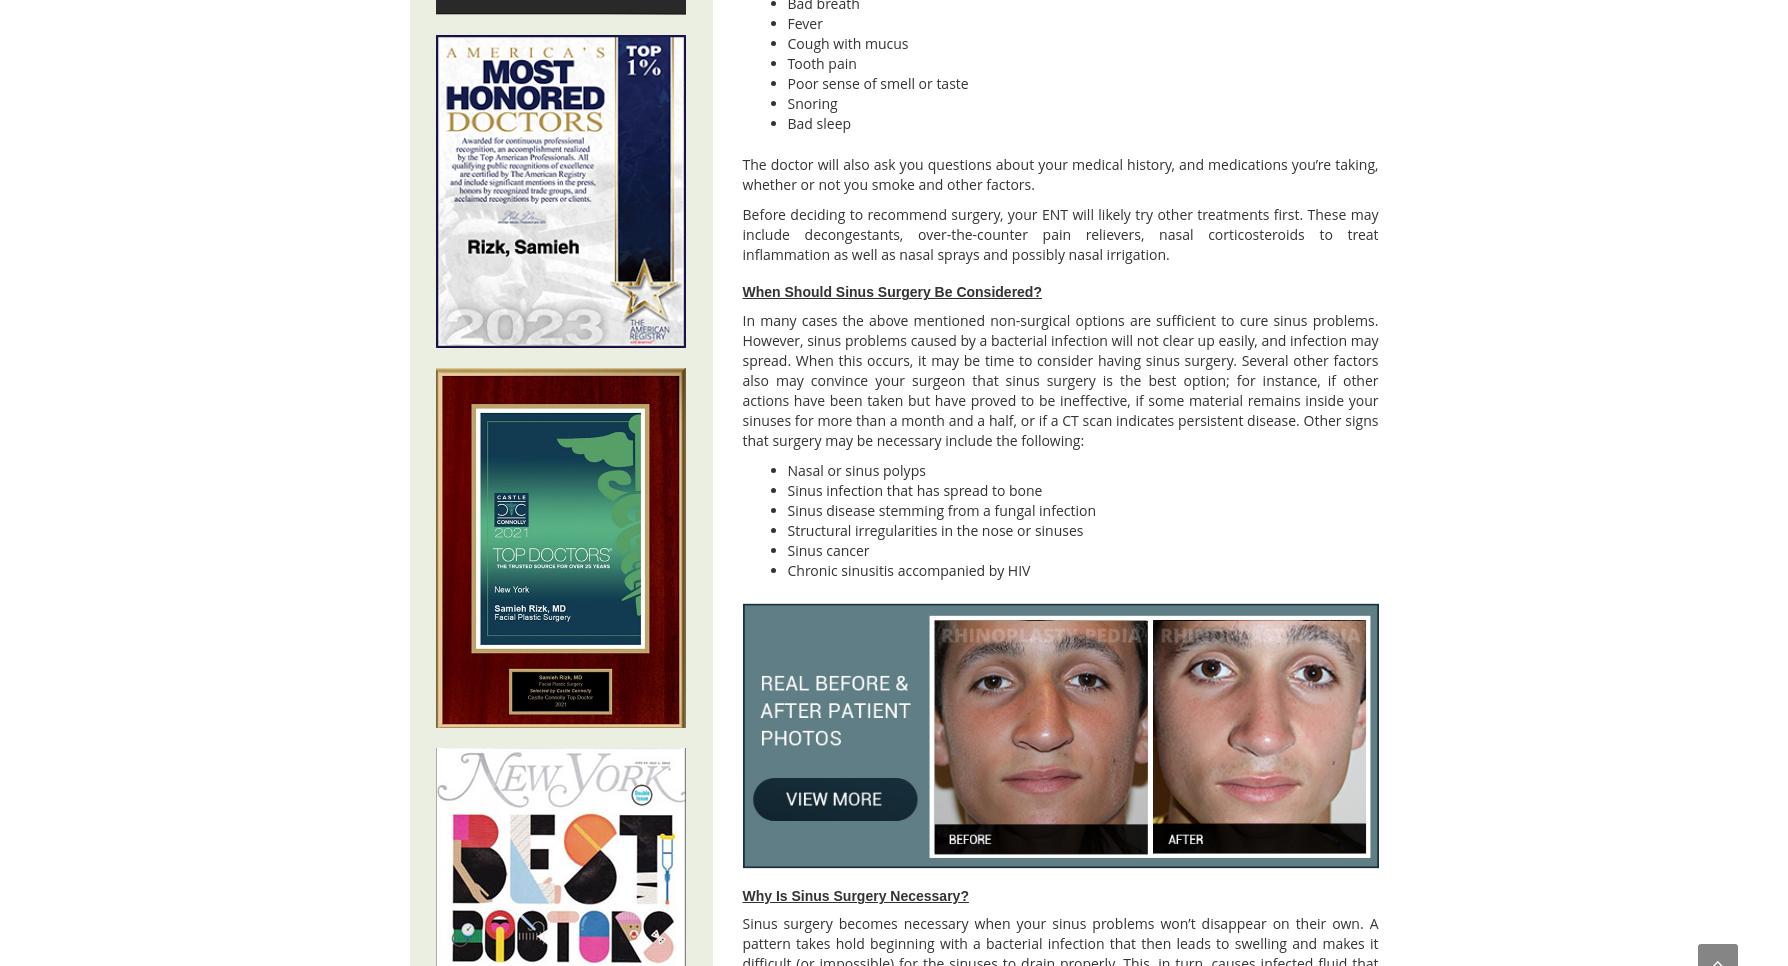  What do you see at coordinates (786, 22) in the screenshot?
I see `'Fever'` at bounding box center [786, 22].